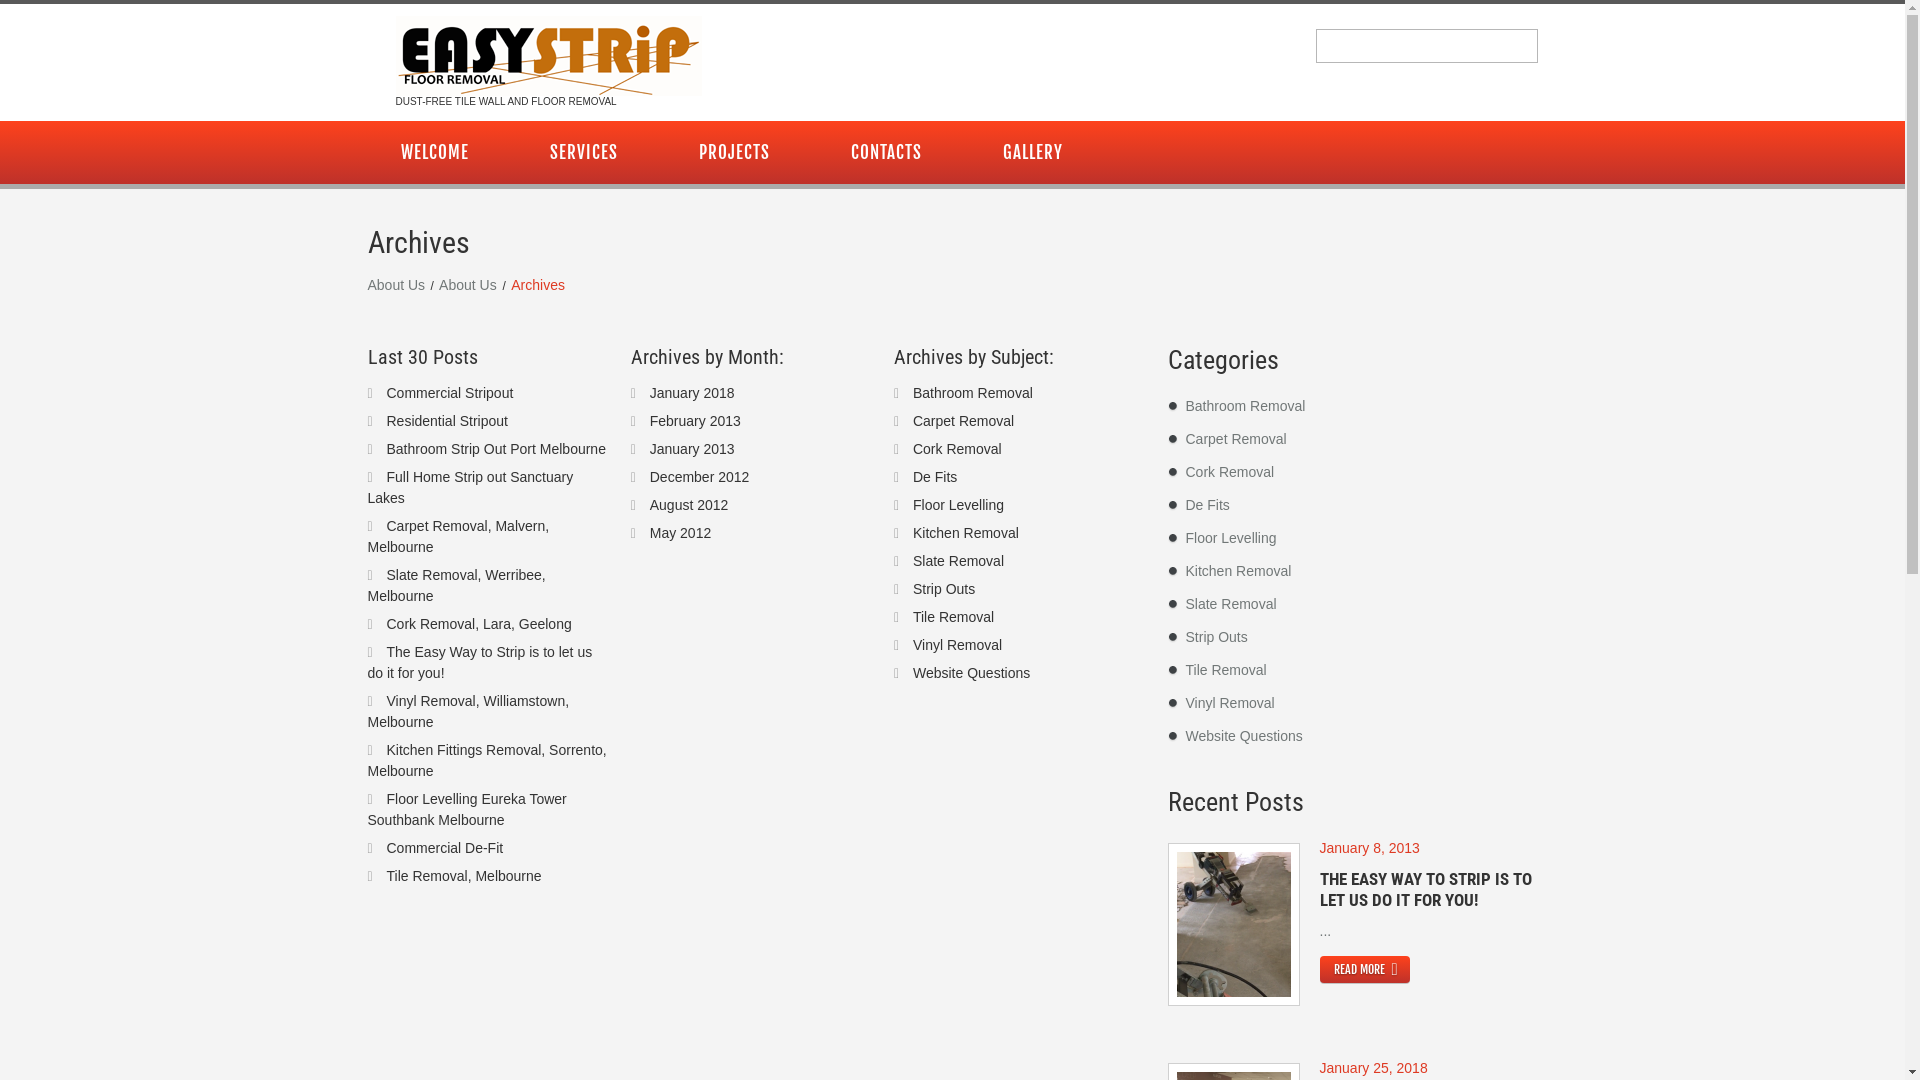 The image size is (1920, 1080). What do you see at coordinates (434, 151) in the screenshot?
I see `'WELCOME'` at bounding box center [434, 151].